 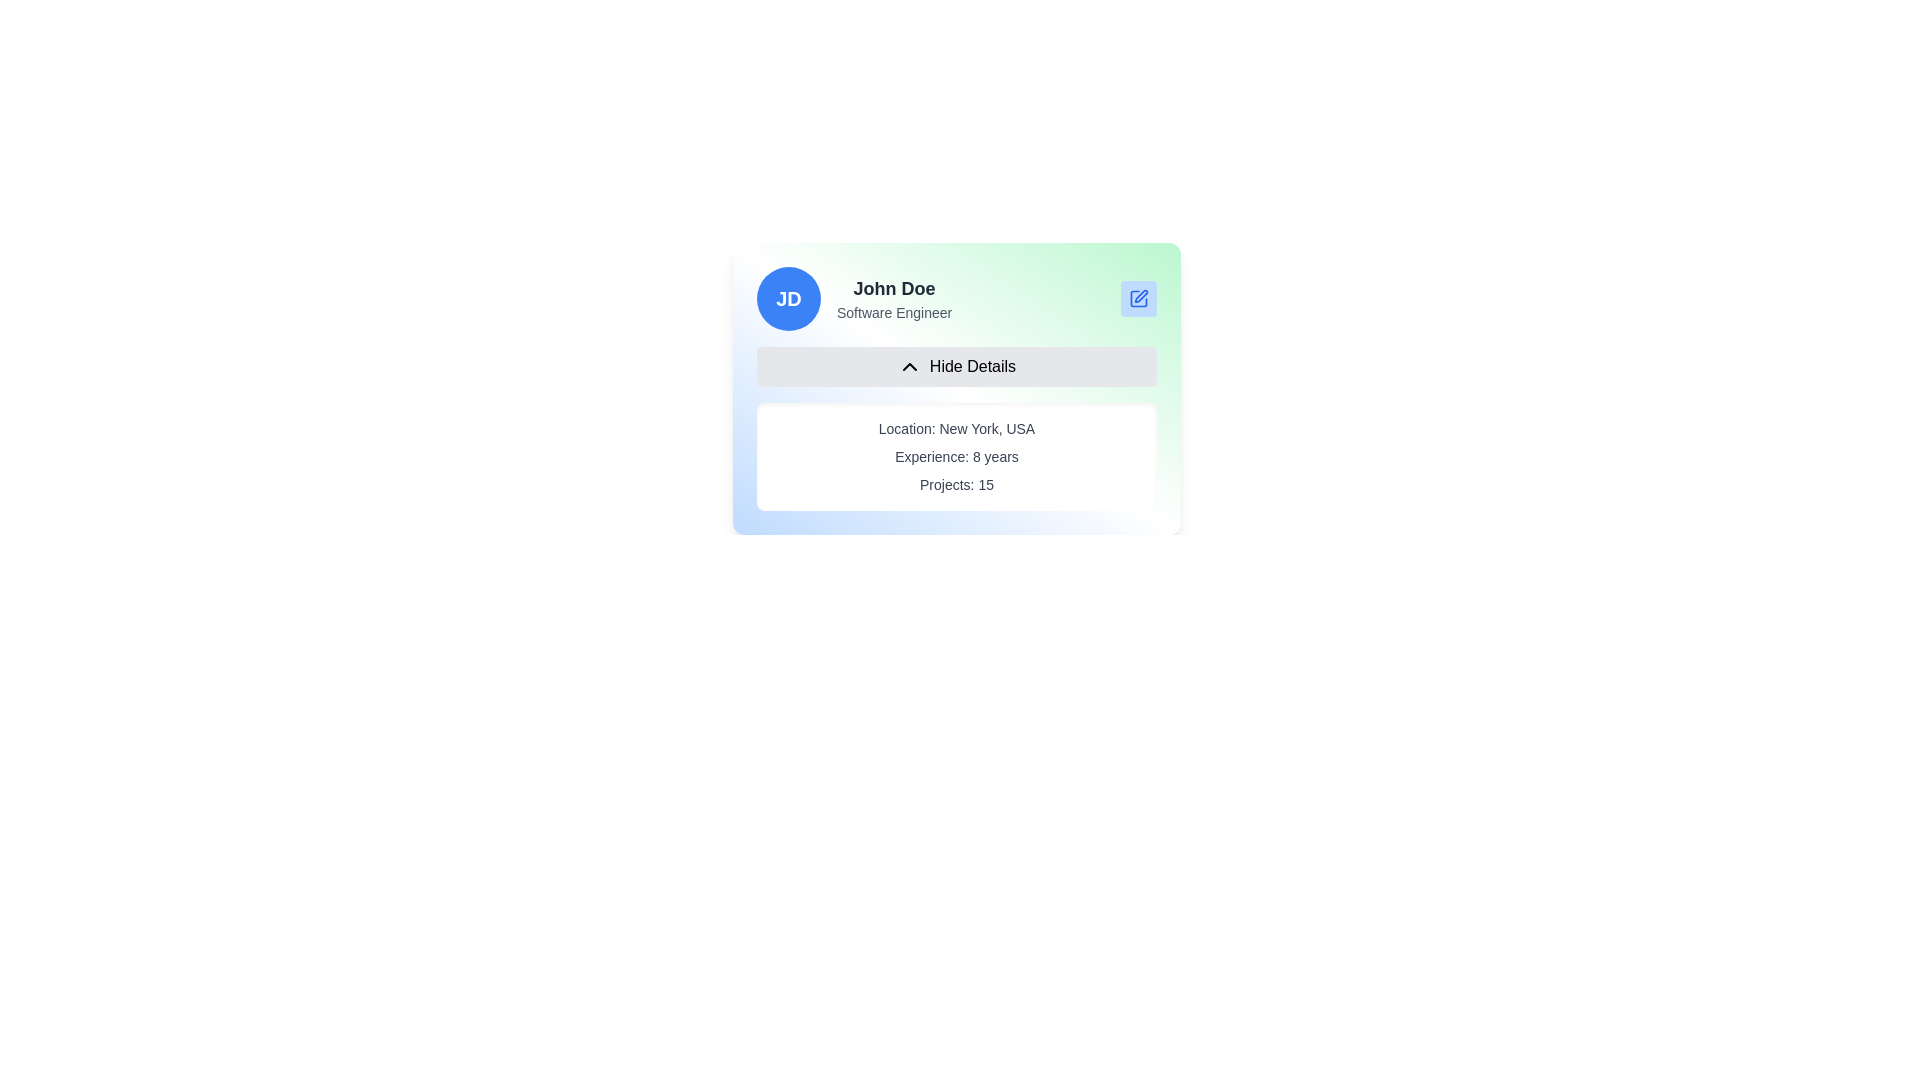 I want to click on the blue square icon with a pen graphic inside, located in the top-right corner of the profile card, so click(x=1138, y=299).